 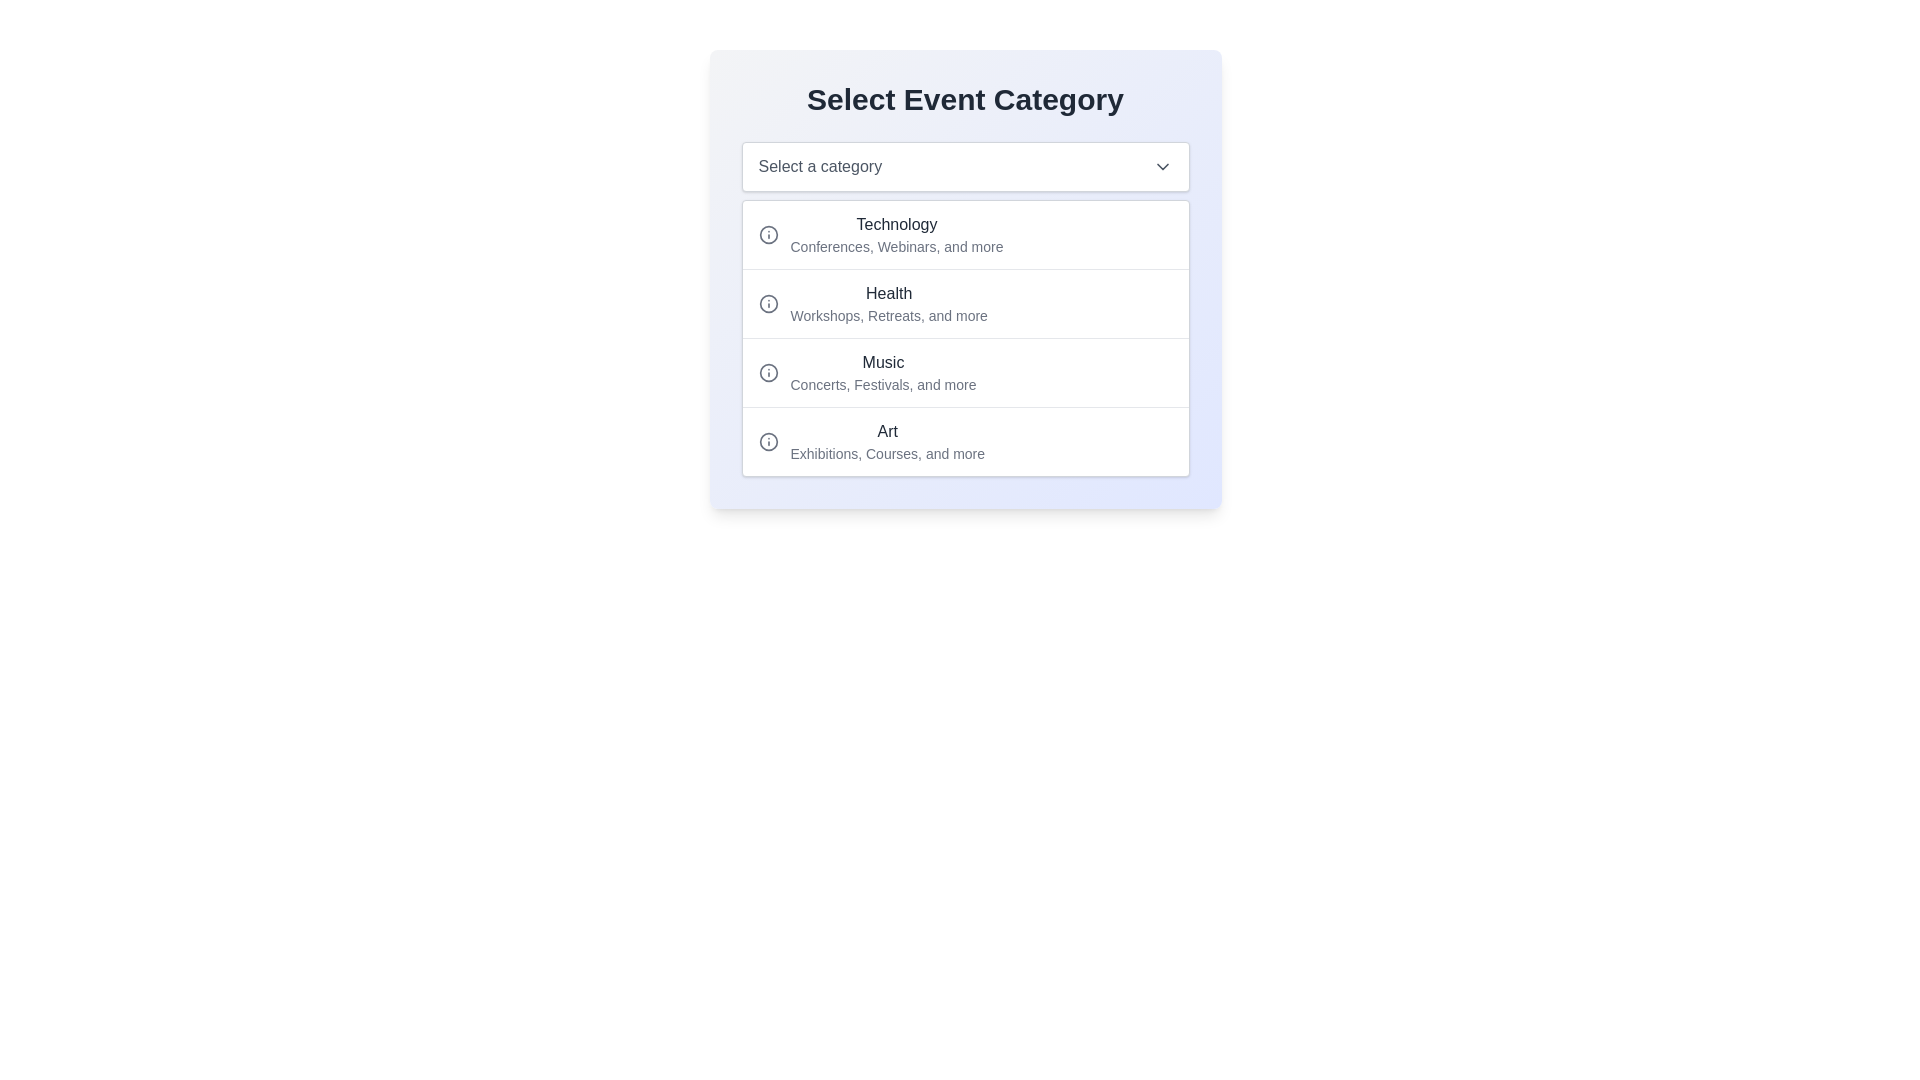 I want to click on the 'Music' category in the menu list, which features a prominent title text in dark-gray font and is the third item in the vertical list under the 'Select Event Category' header, so click(x=965, y=372).